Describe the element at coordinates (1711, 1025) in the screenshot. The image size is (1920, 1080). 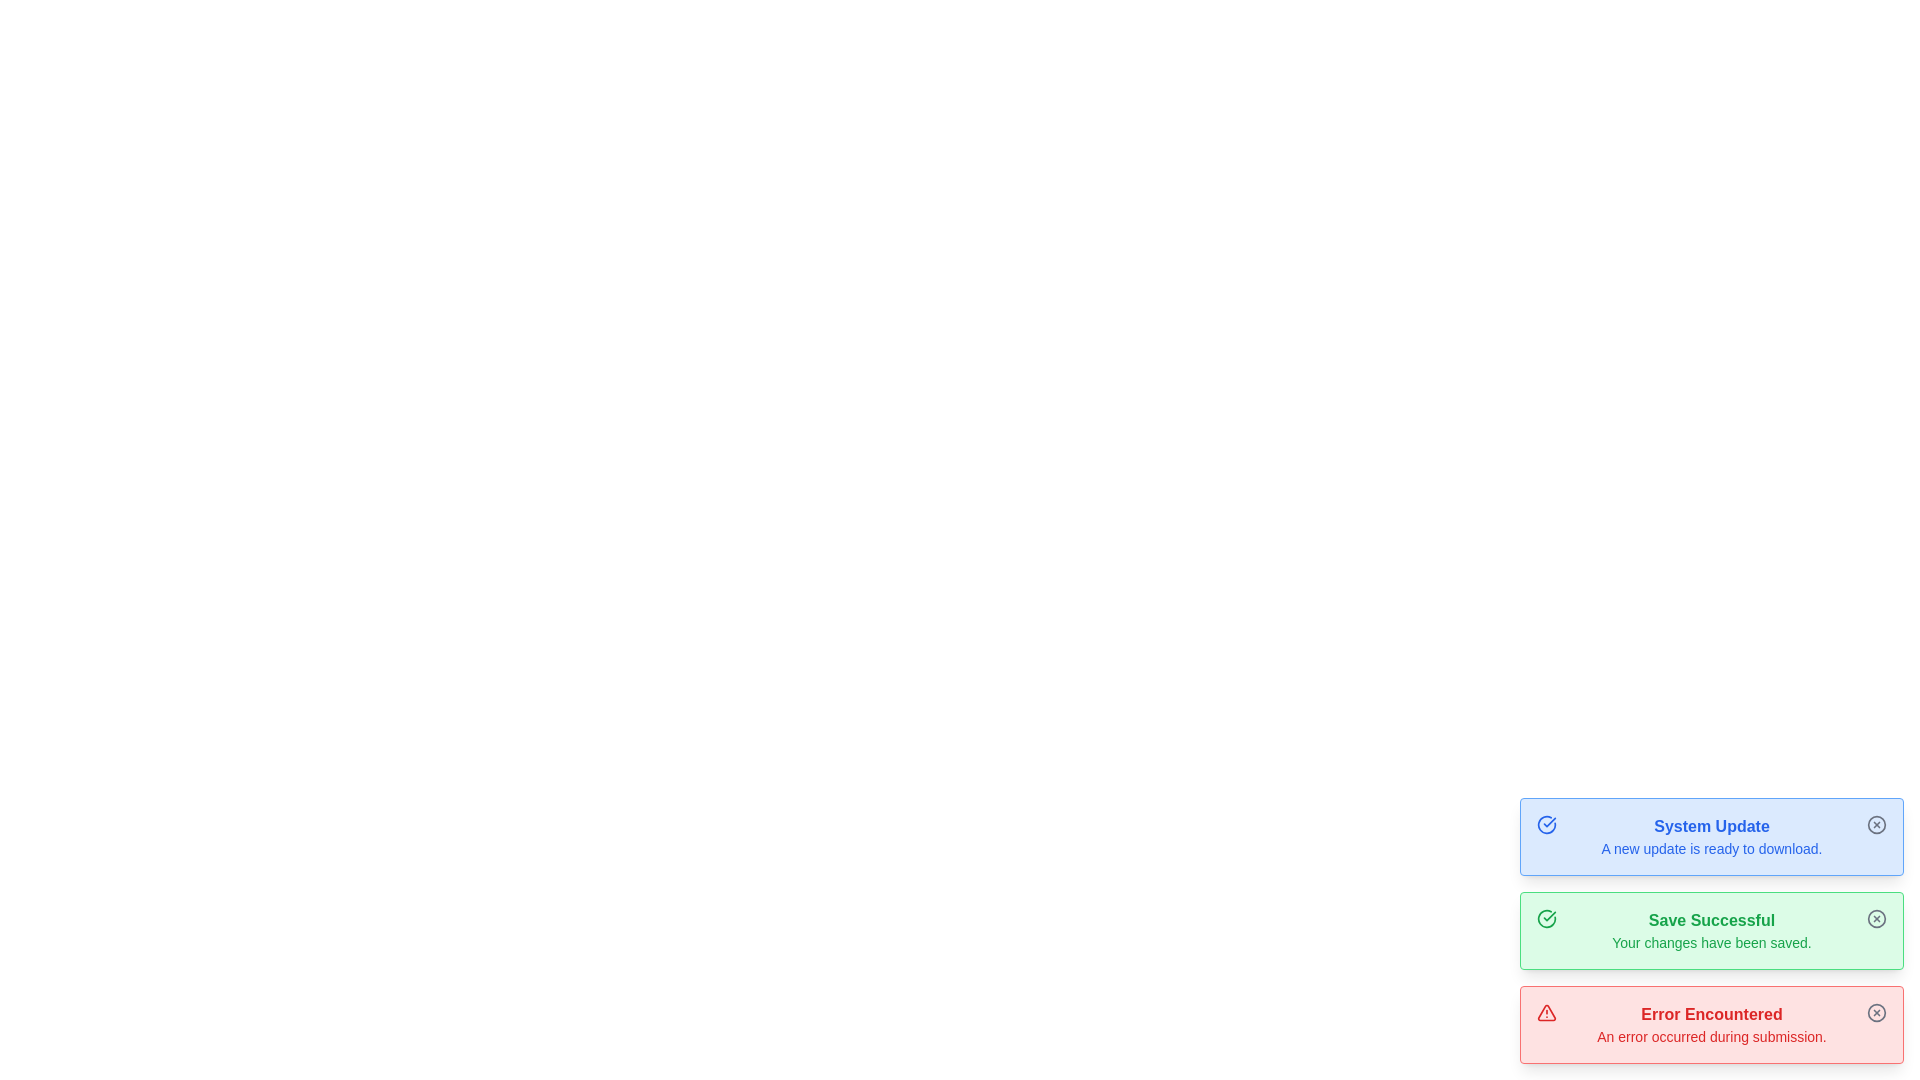
I see `the text-based notification displaying 'Error Encountered'` at that location.